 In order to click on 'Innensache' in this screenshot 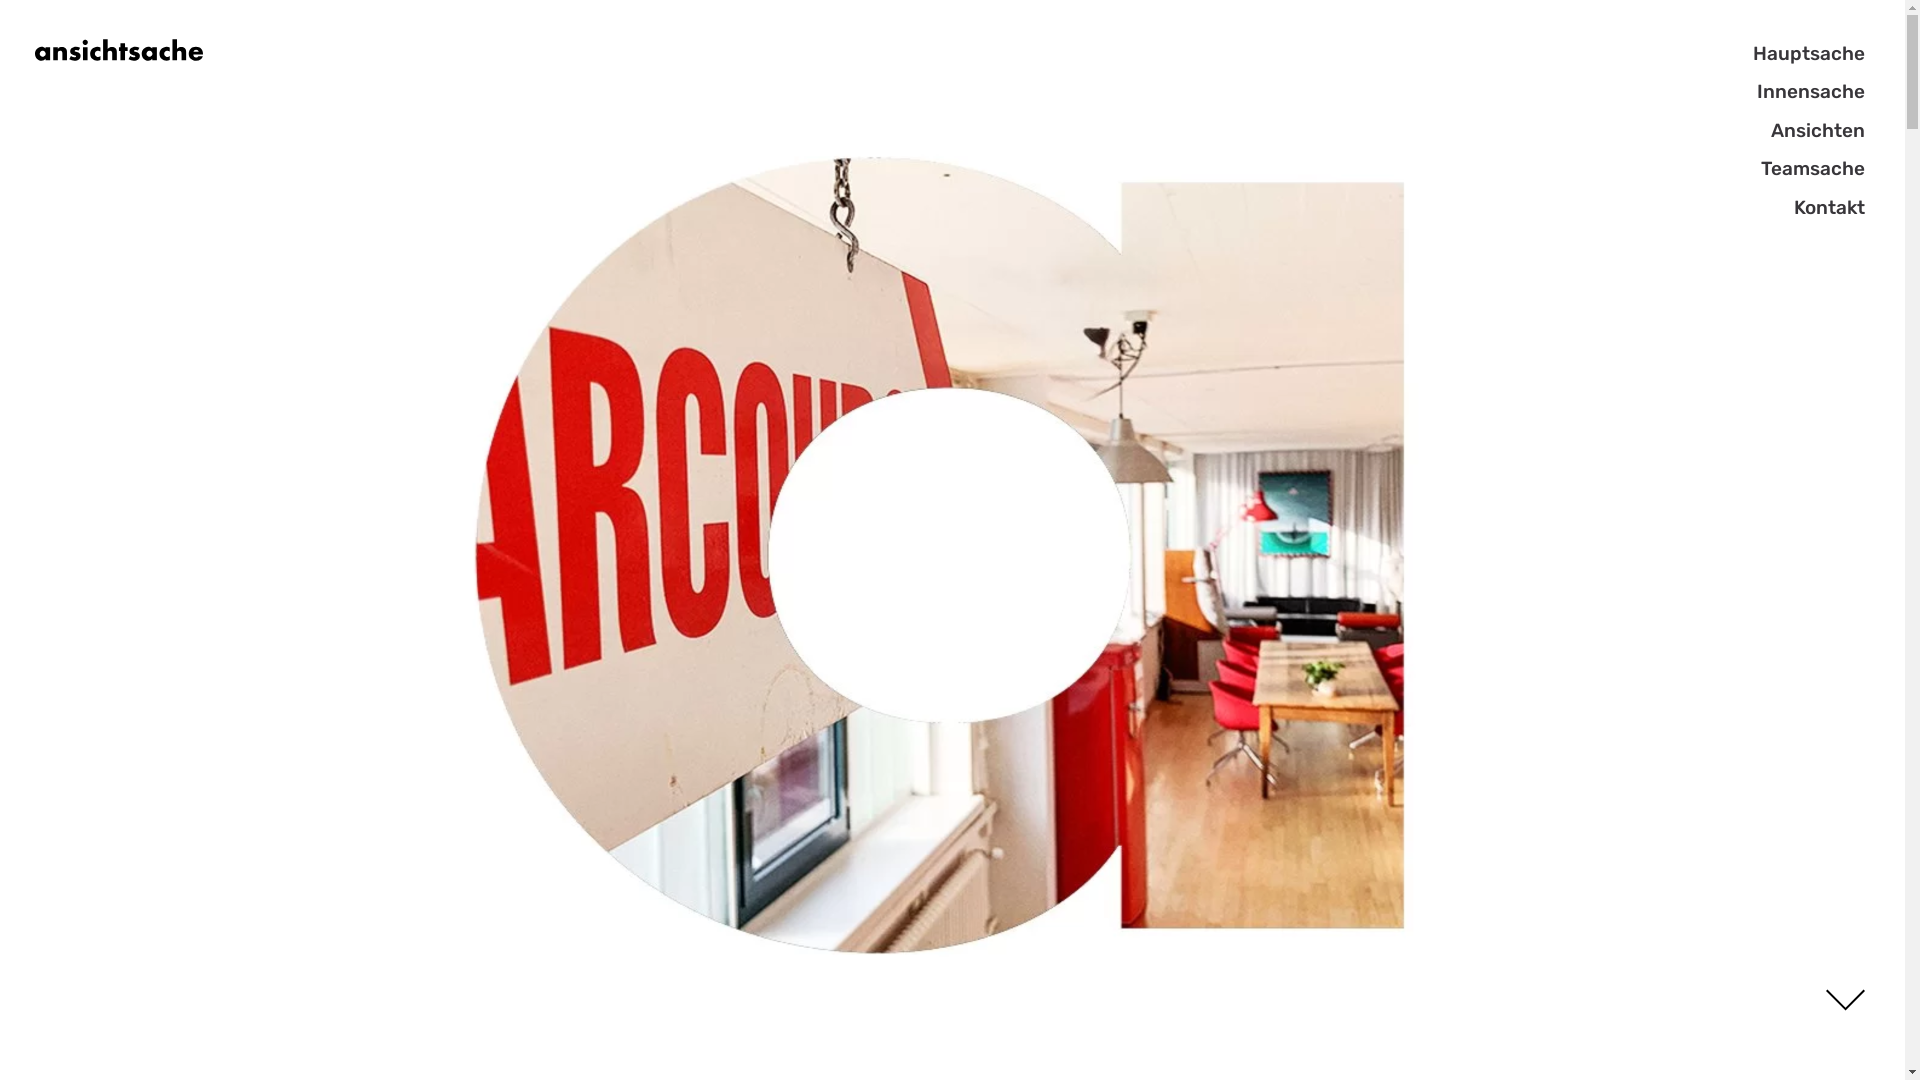, I will do `click(1823, 92)`.